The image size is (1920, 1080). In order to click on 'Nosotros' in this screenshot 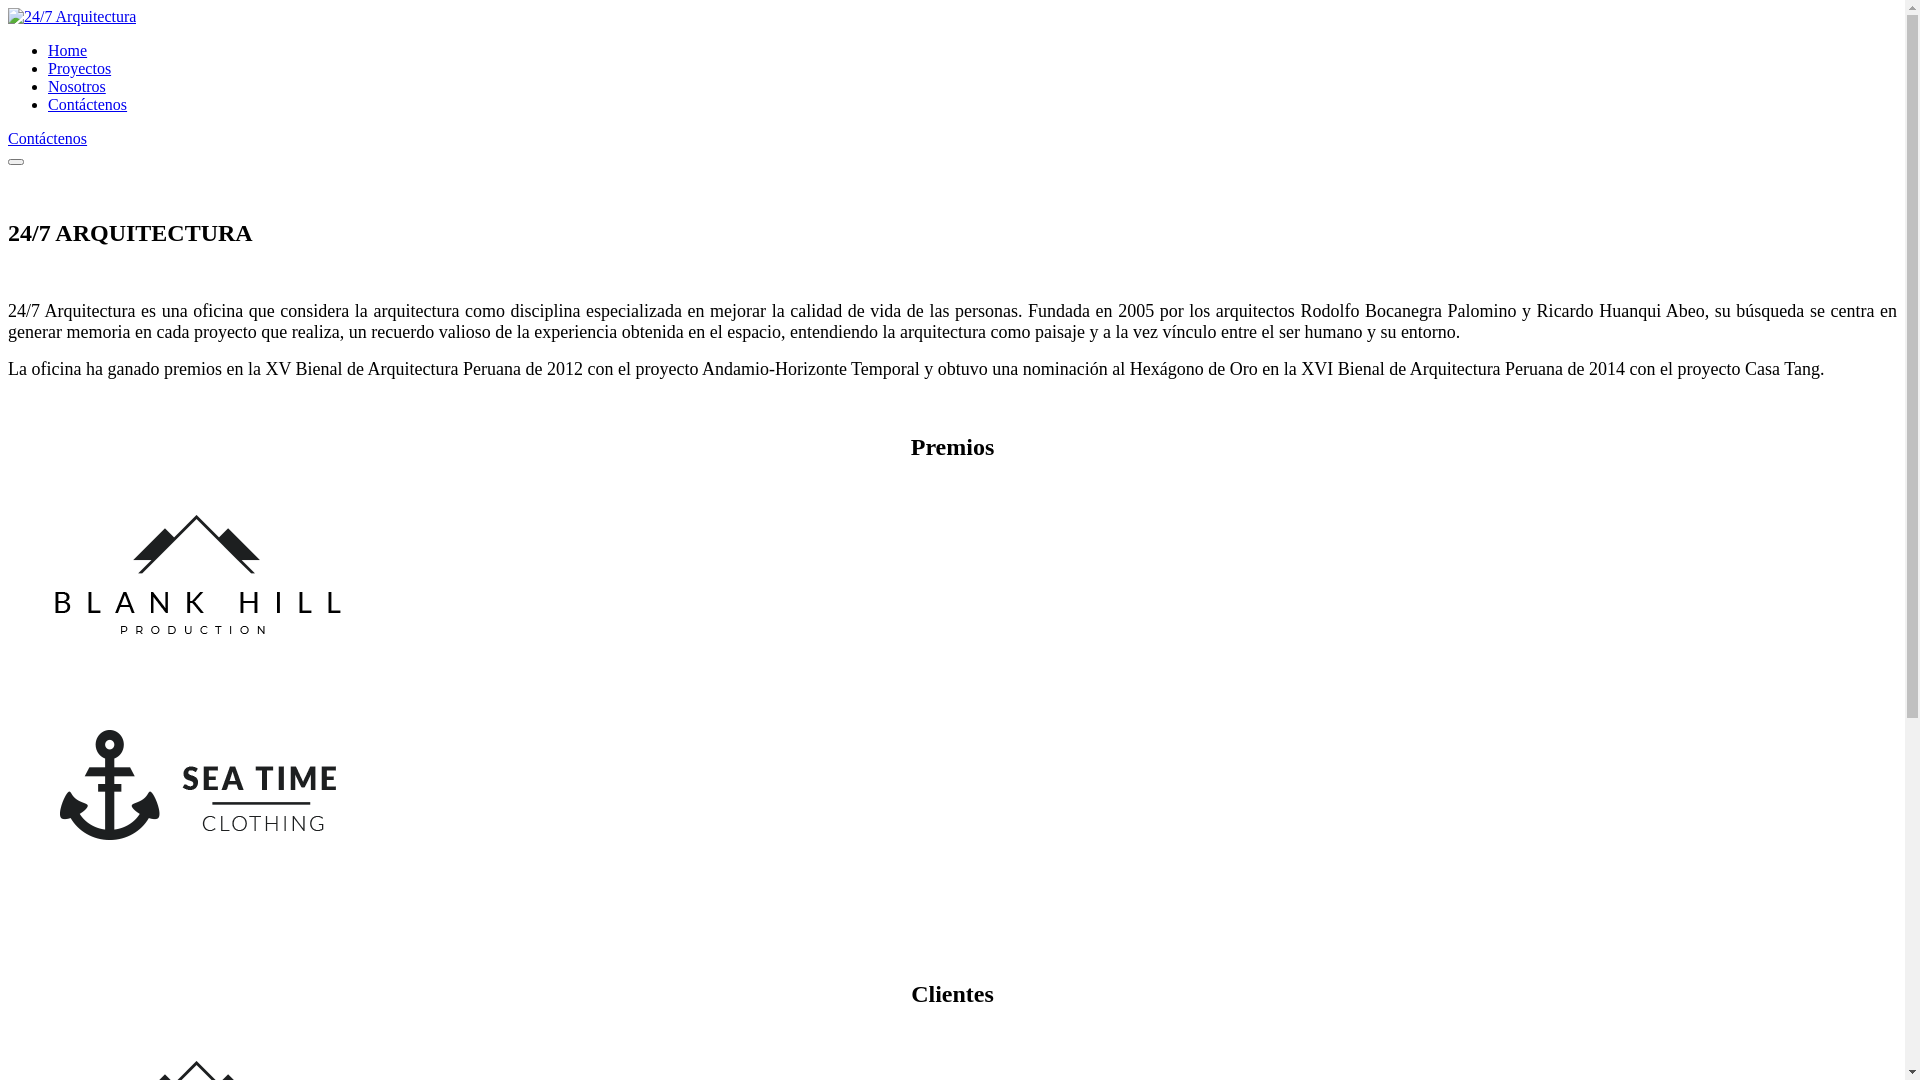, I will do `click(76, 85)`.